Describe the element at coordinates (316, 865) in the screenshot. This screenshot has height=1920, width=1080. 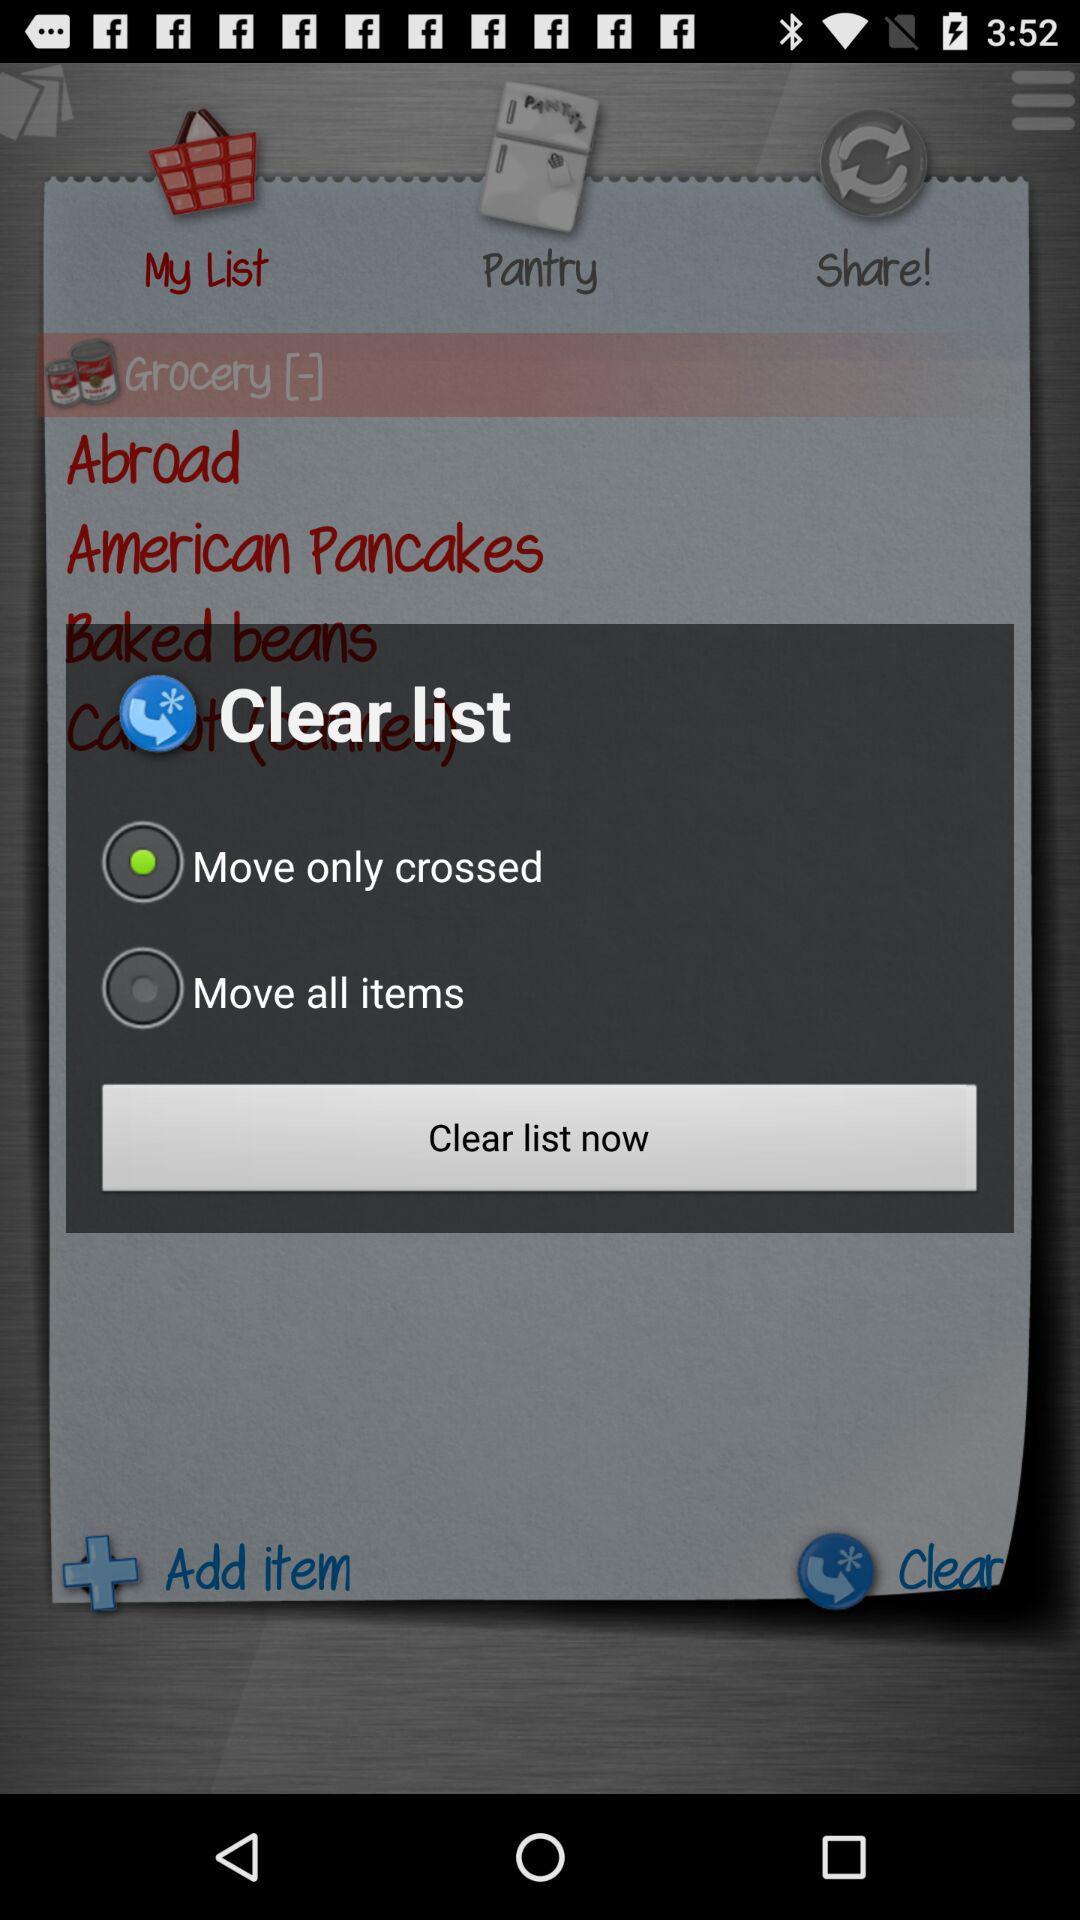
I see `move only crossed icon` at that location.